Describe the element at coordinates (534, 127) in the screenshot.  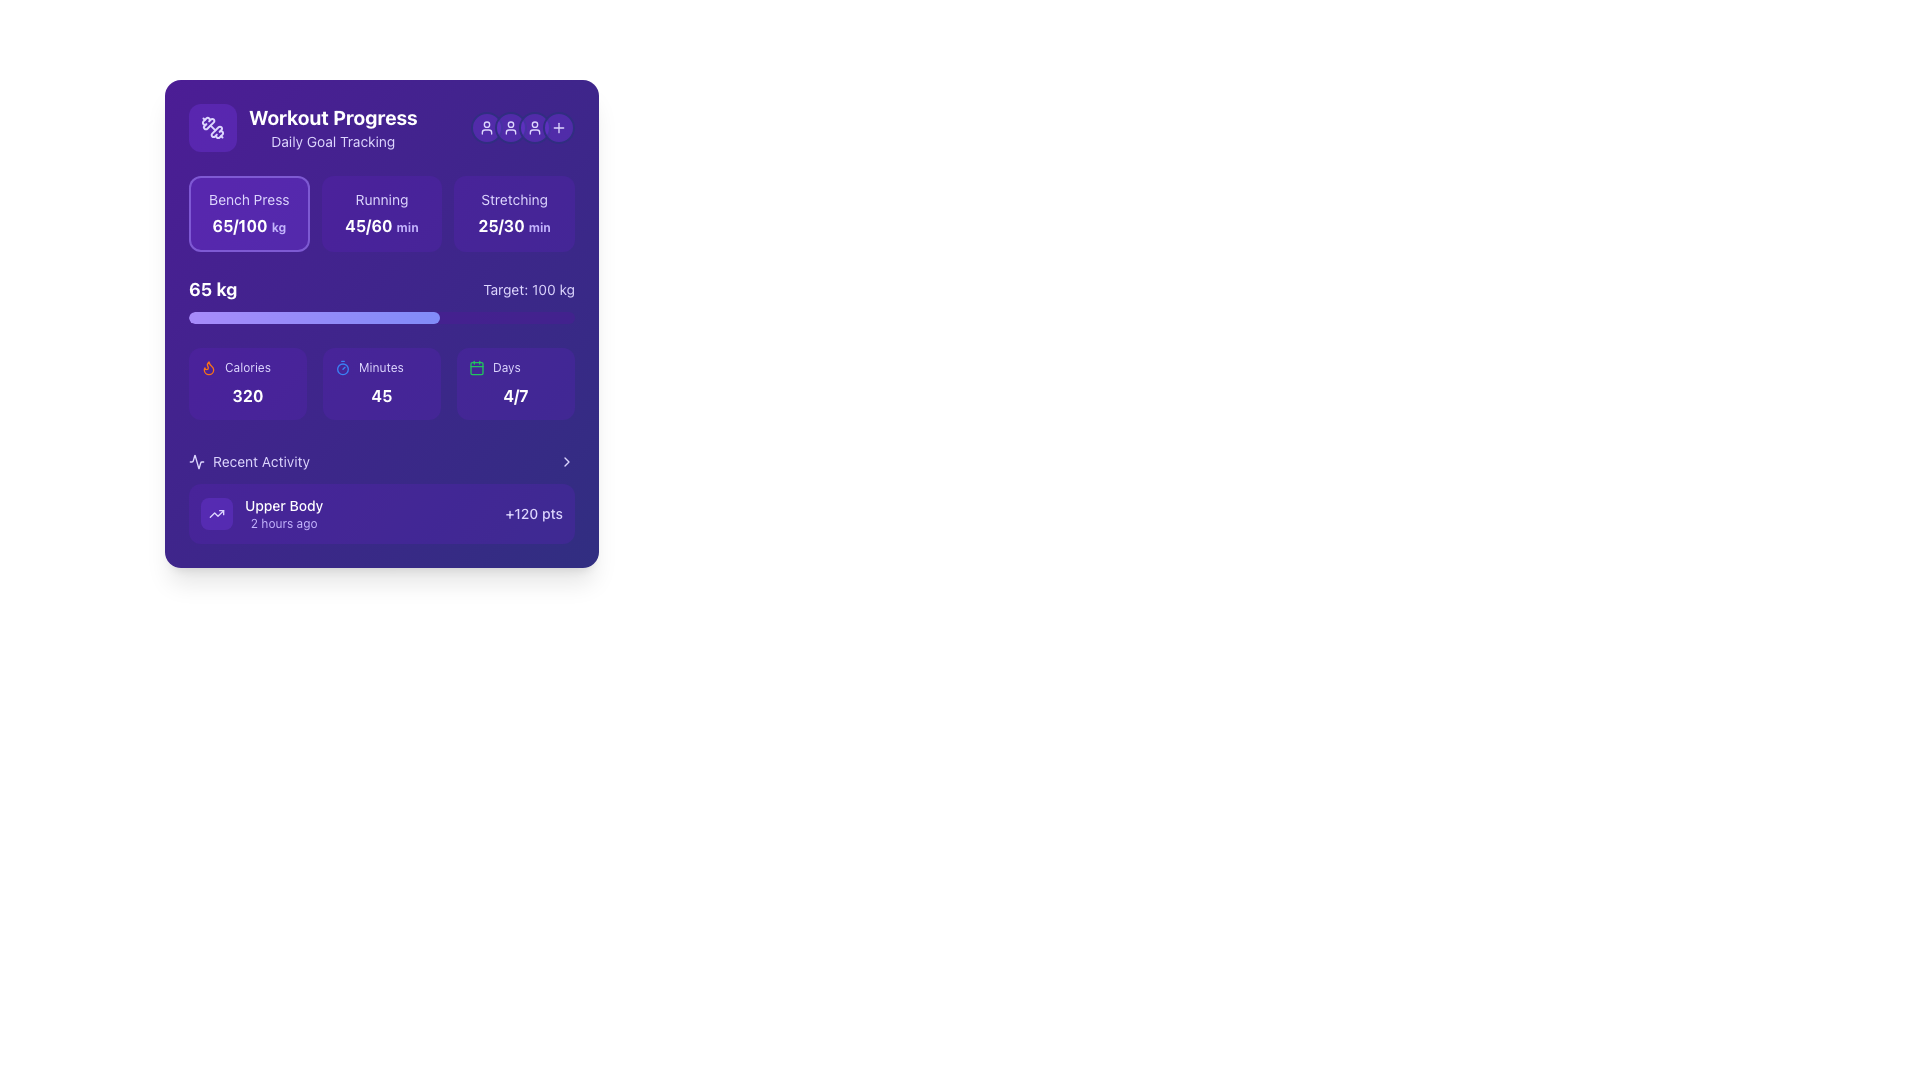
I see `the user profile icon located in the top-right section of the panel, which is part of a horizontal group of similar user icons` at that location.